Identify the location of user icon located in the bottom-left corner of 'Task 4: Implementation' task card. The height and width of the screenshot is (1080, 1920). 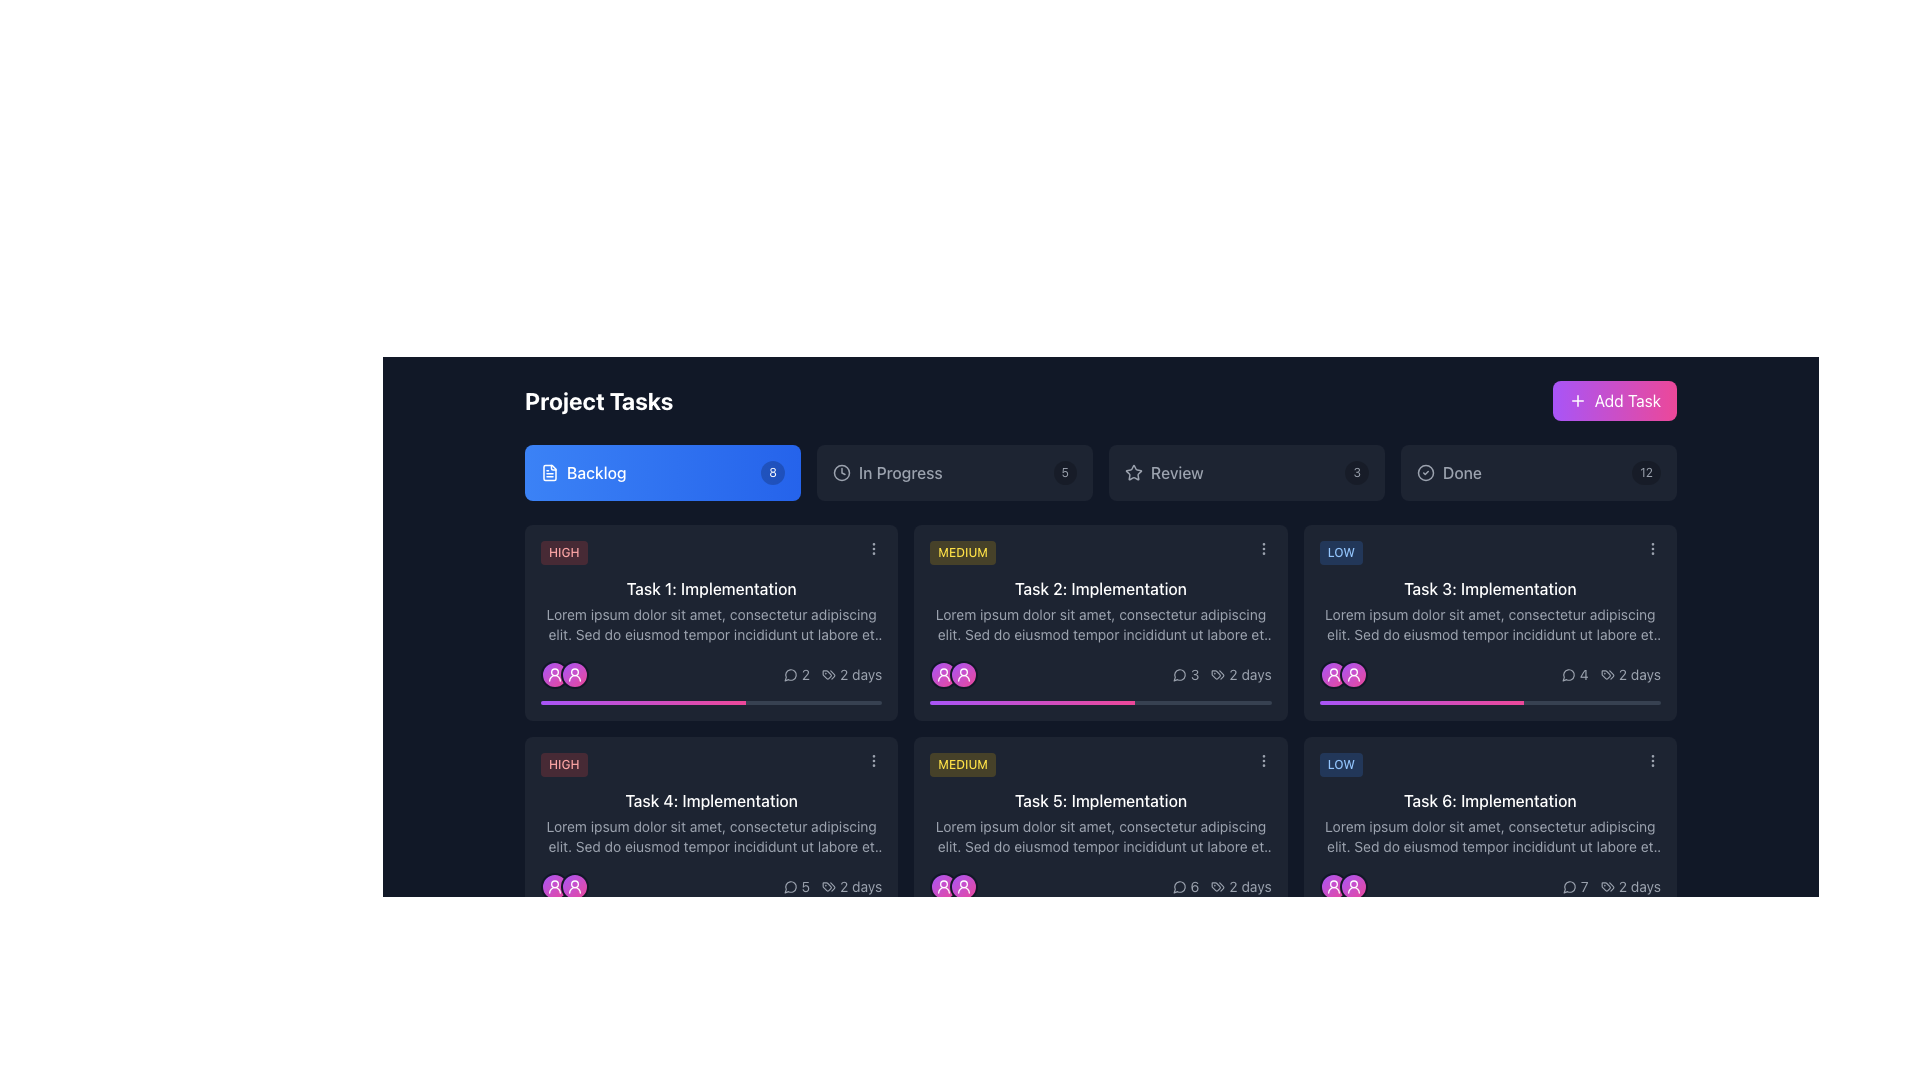
(574, 886).